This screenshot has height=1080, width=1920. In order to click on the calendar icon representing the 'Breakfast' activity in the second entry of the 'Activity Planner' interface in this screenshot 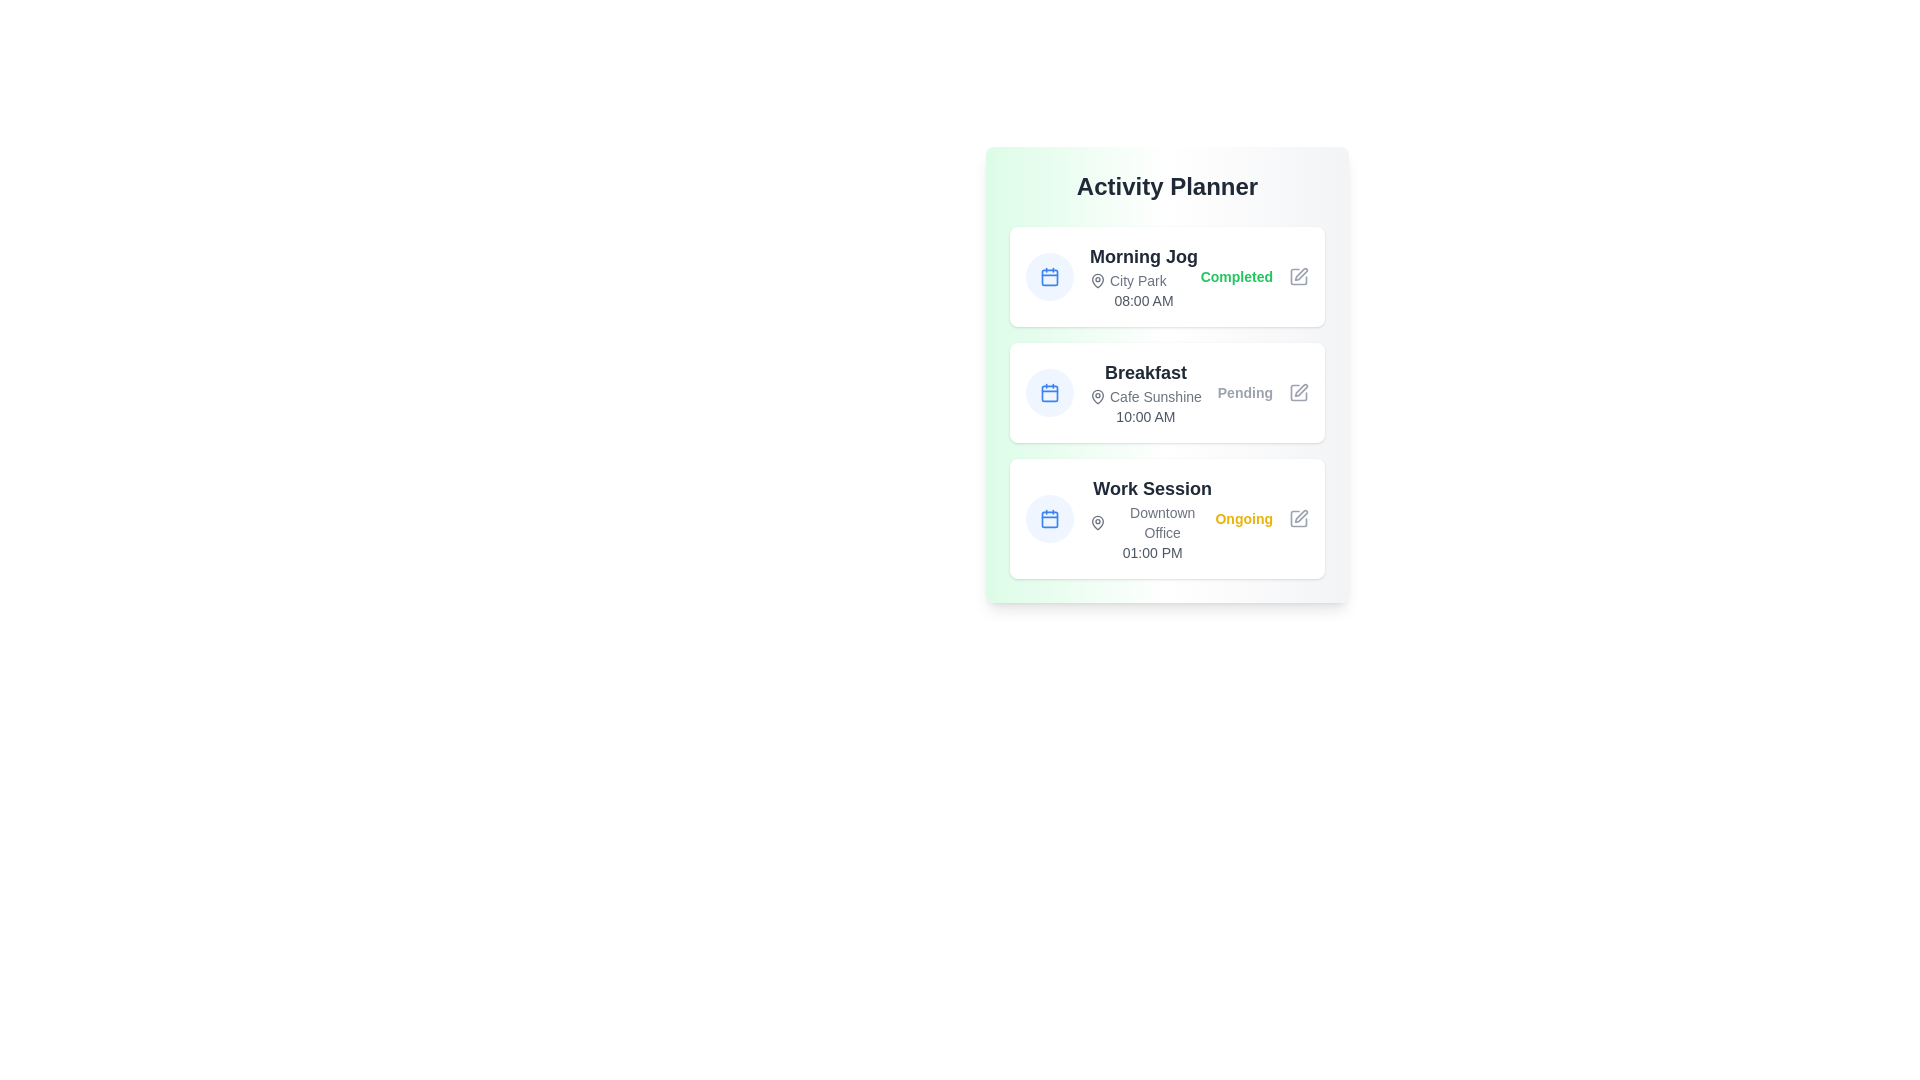, I will do `click(1049, 393)`.